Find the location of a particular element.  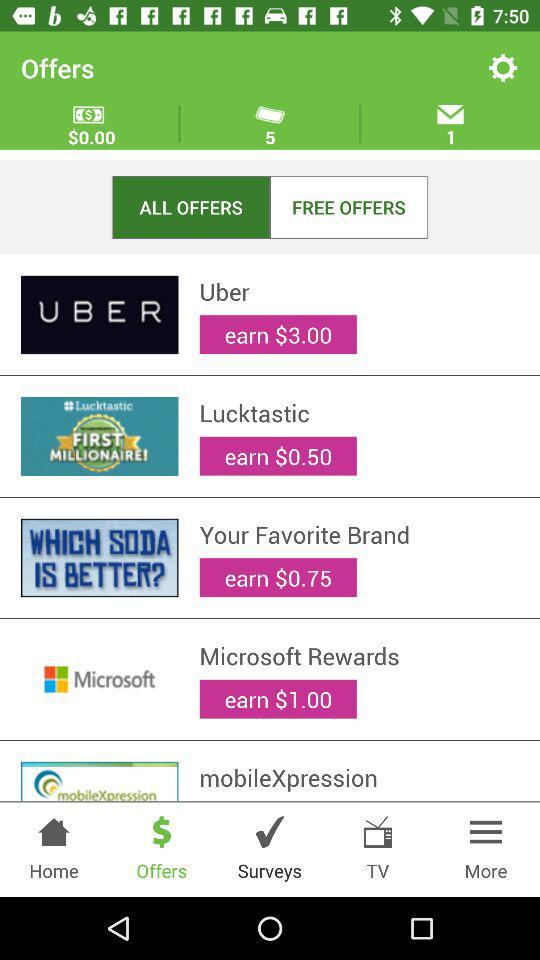

the item above earn $3.00 item is located at coordinates (358, 290).